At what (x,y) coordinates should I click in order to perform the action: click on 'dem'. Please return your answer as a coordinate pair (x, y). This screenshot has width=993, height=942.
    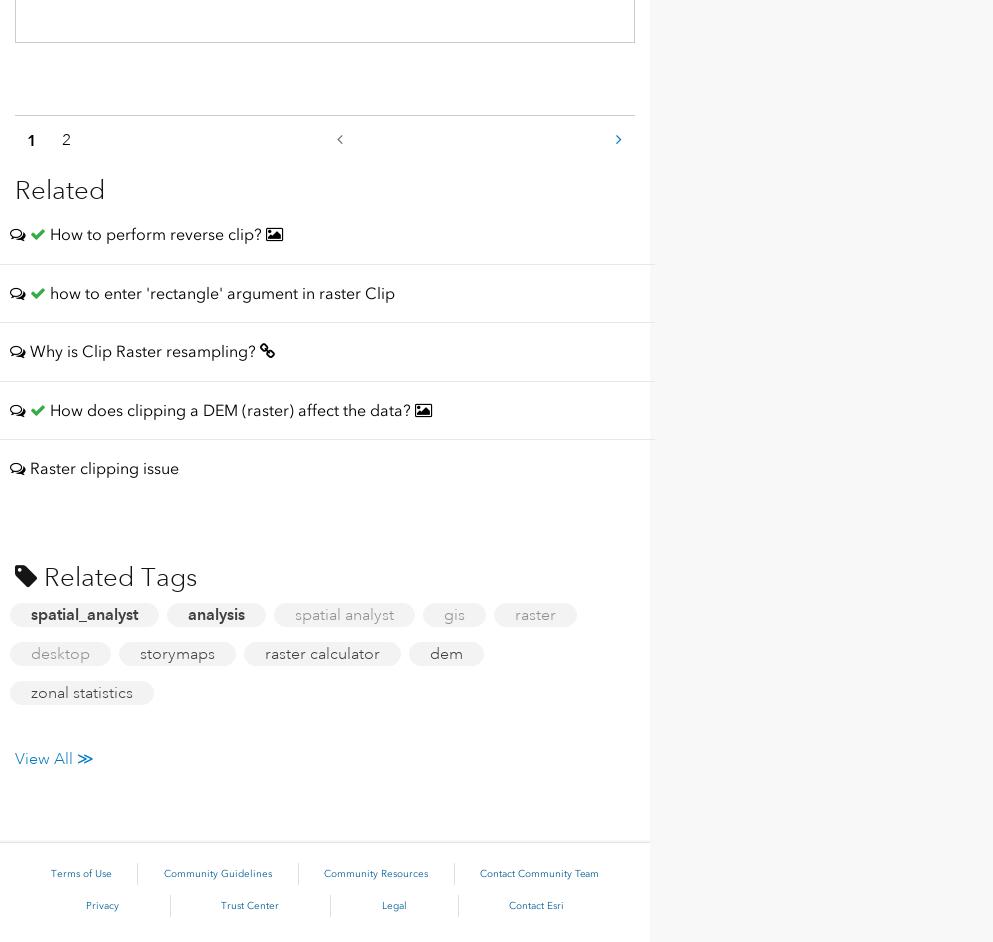
    Looking at the image, I should click on (446, 653).